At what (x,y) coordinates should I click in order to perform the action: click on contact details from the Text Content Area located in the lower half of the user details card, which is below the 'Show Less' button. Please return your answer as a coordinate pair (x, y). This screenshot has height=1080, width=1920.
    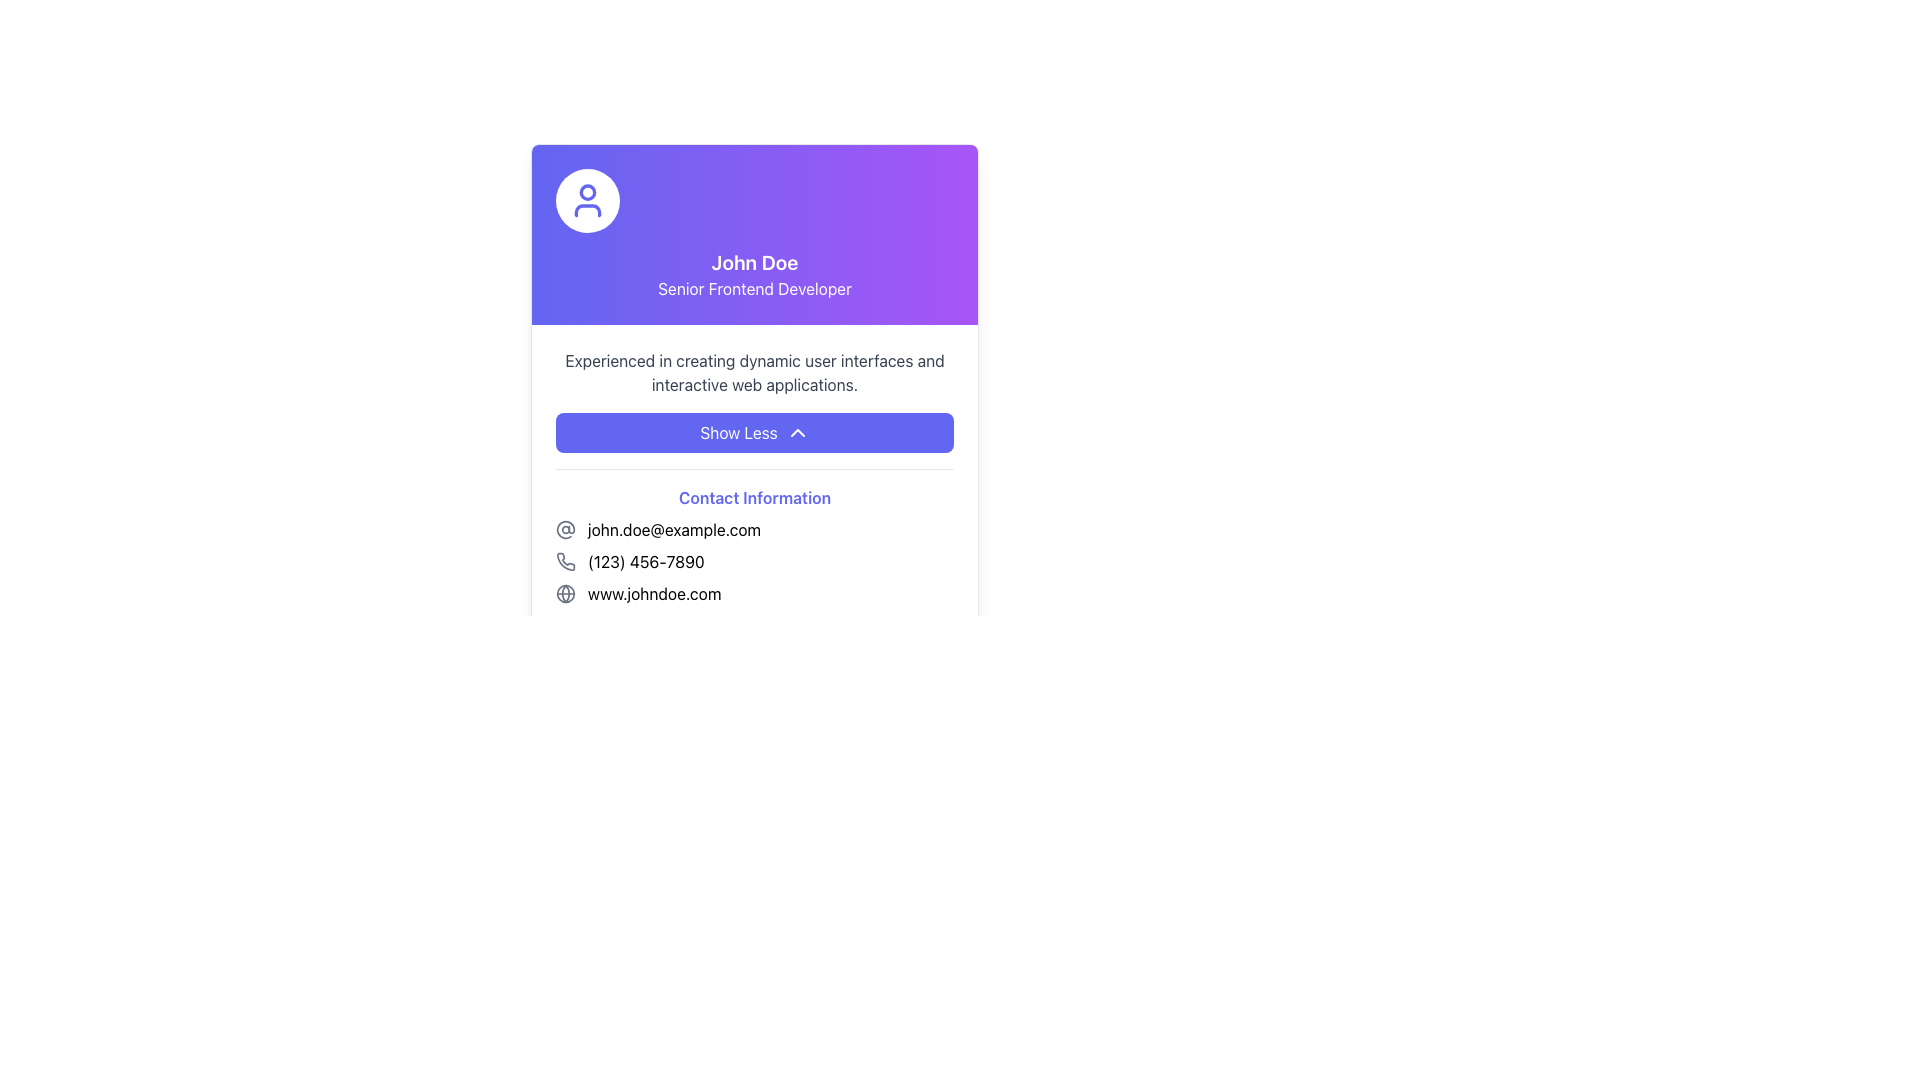
    Looking at the image, I should click on (753, 512).